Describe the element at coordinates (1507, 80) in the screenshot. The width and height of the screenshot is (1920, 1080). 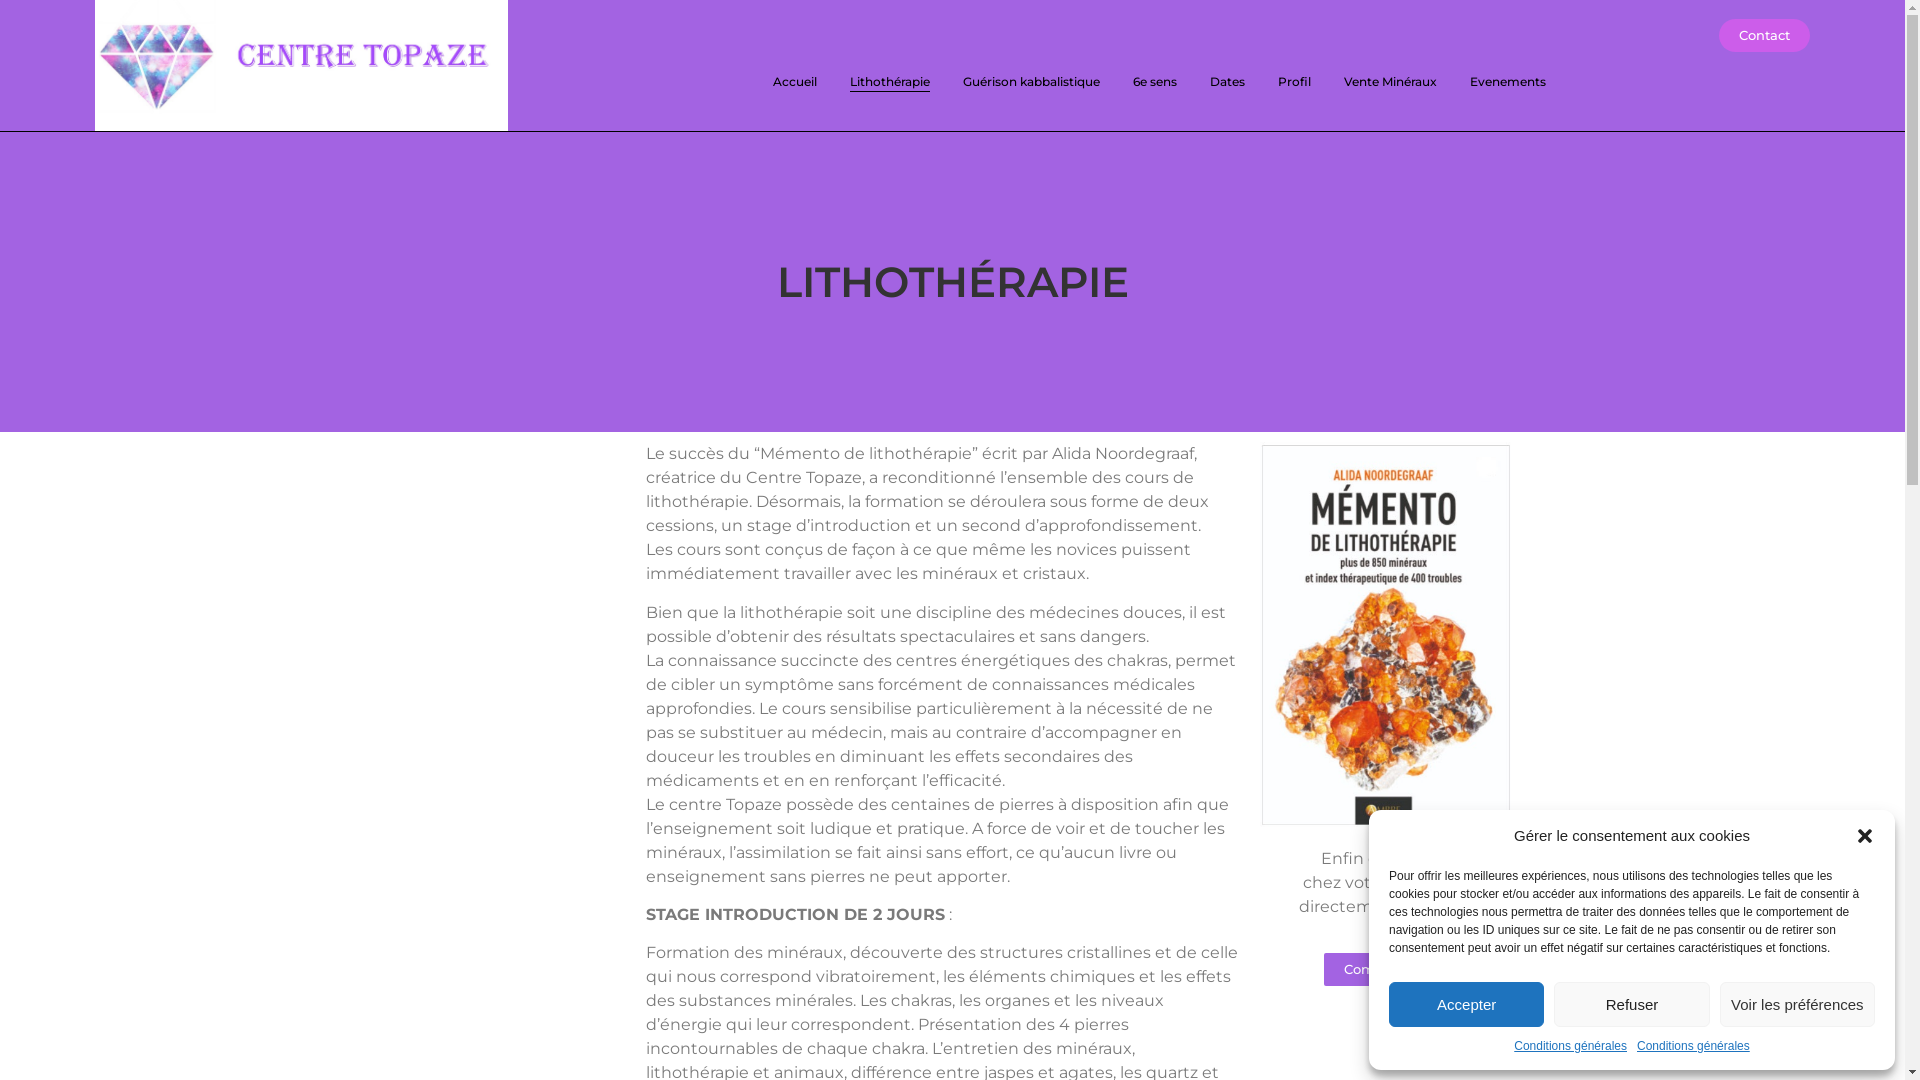
I see `'Evenements'` at that location.